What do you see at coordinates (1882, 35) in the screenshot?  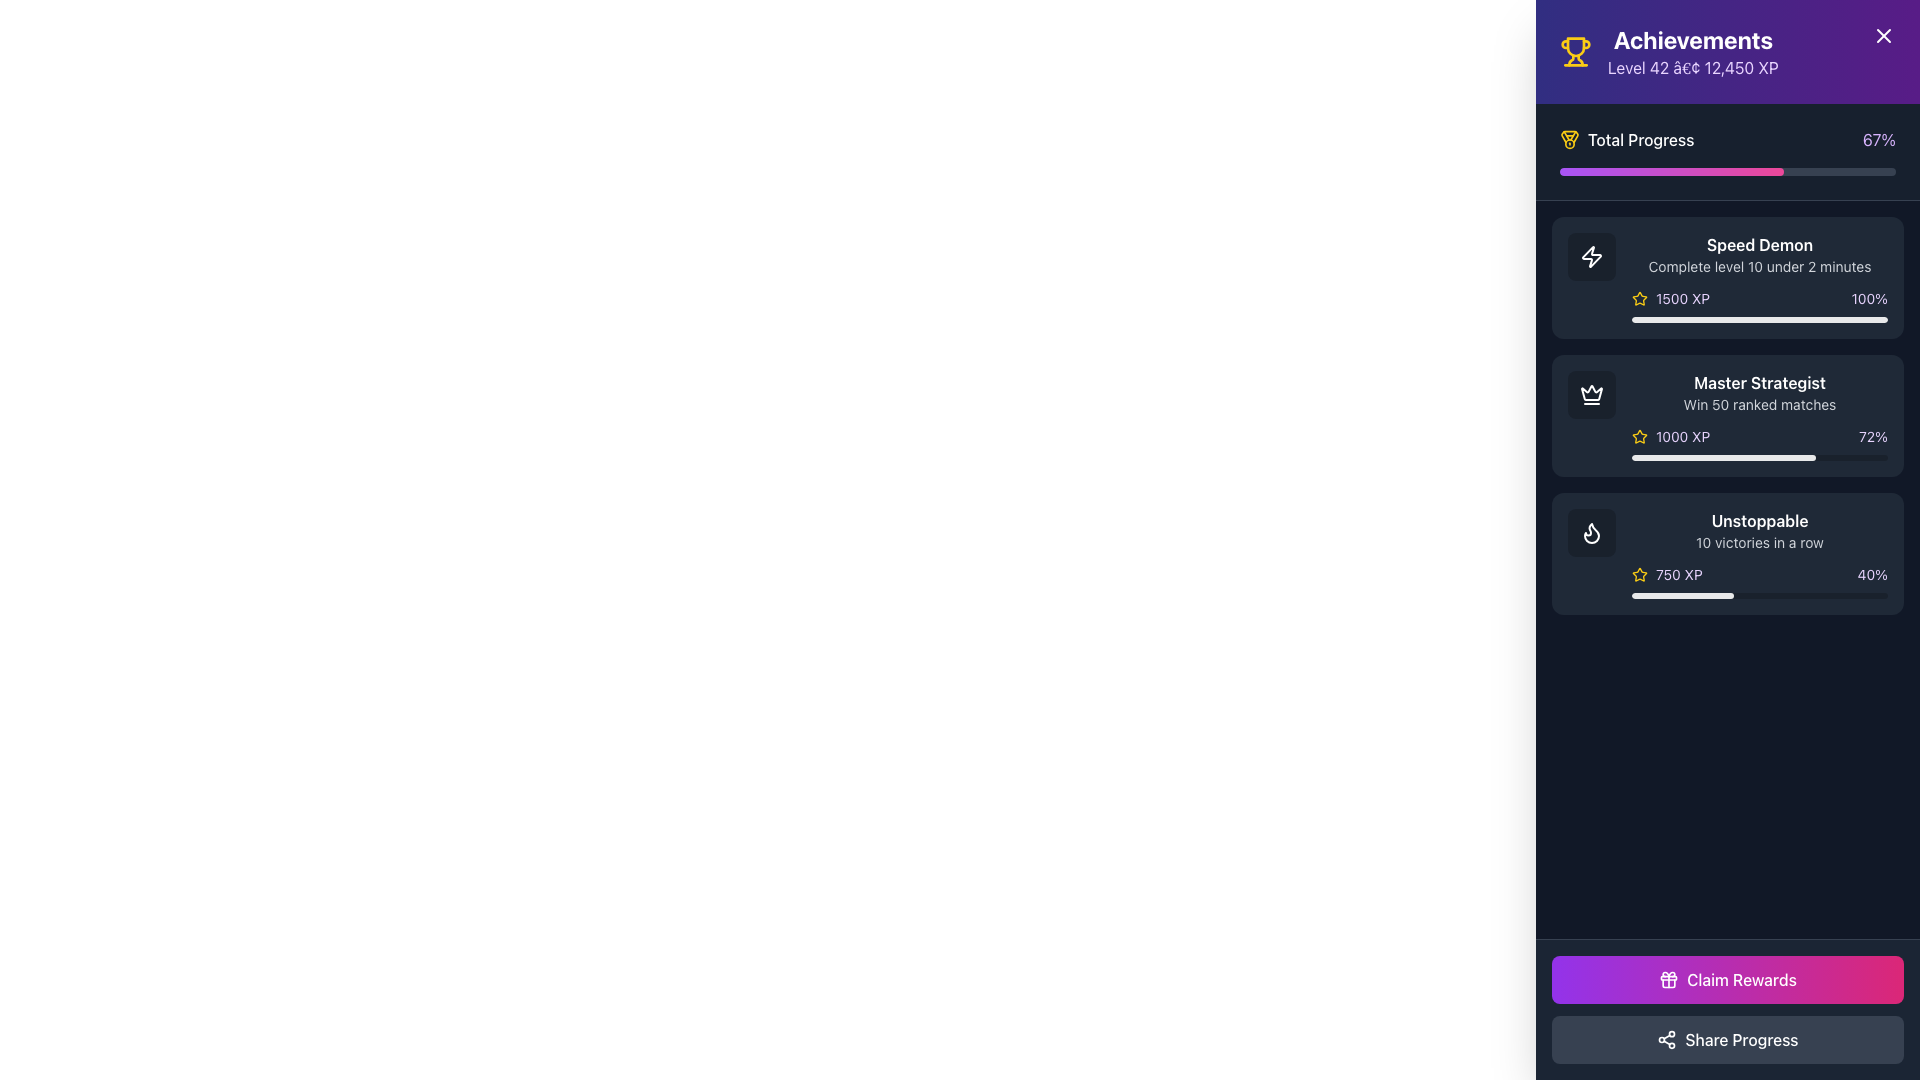 I see `the close icon button, which is a small 'X' mark styled with thin white lines against a purple background located in the top-right corner of the 'Achievements' panel` at bounding box center [1882, 35].